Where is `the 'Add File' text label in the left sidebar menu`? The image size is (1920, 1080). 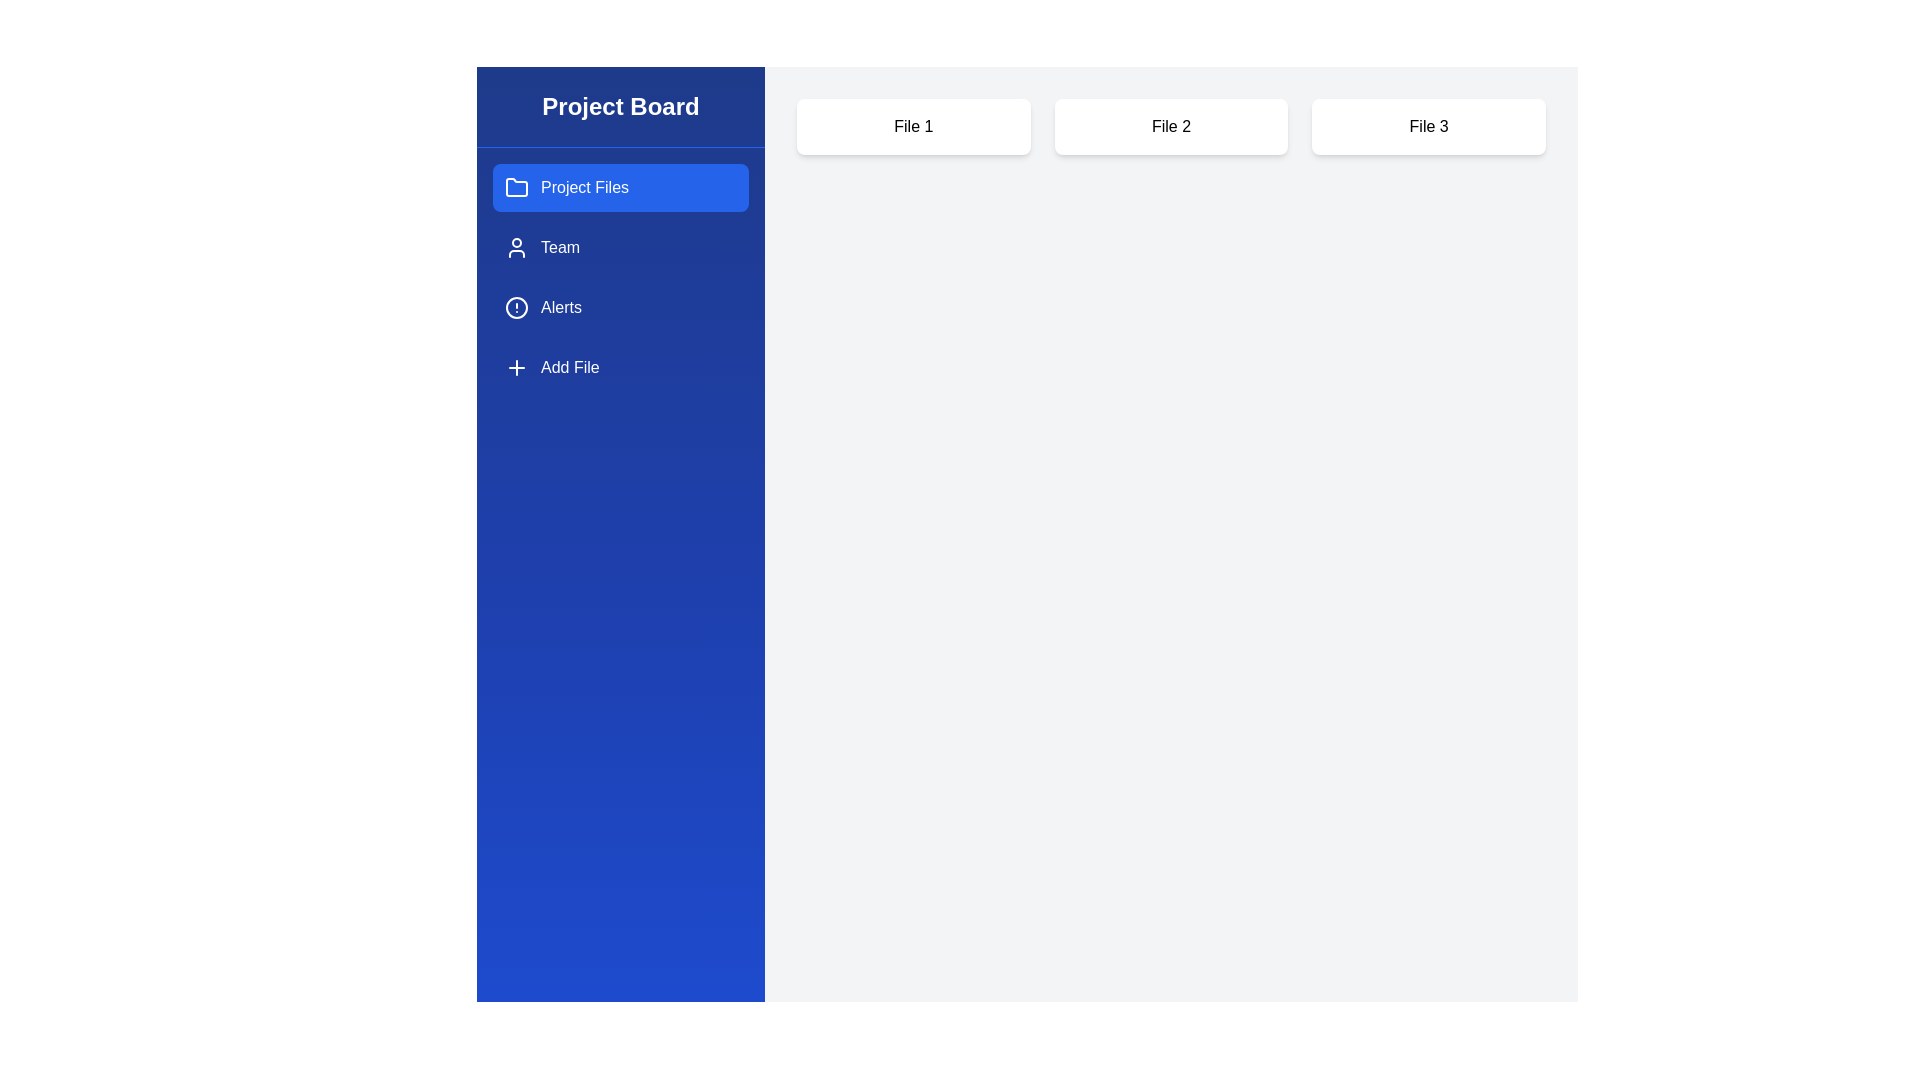
the 'Add File' text label in the left sidebar menu is located at coordinates (569, 367).